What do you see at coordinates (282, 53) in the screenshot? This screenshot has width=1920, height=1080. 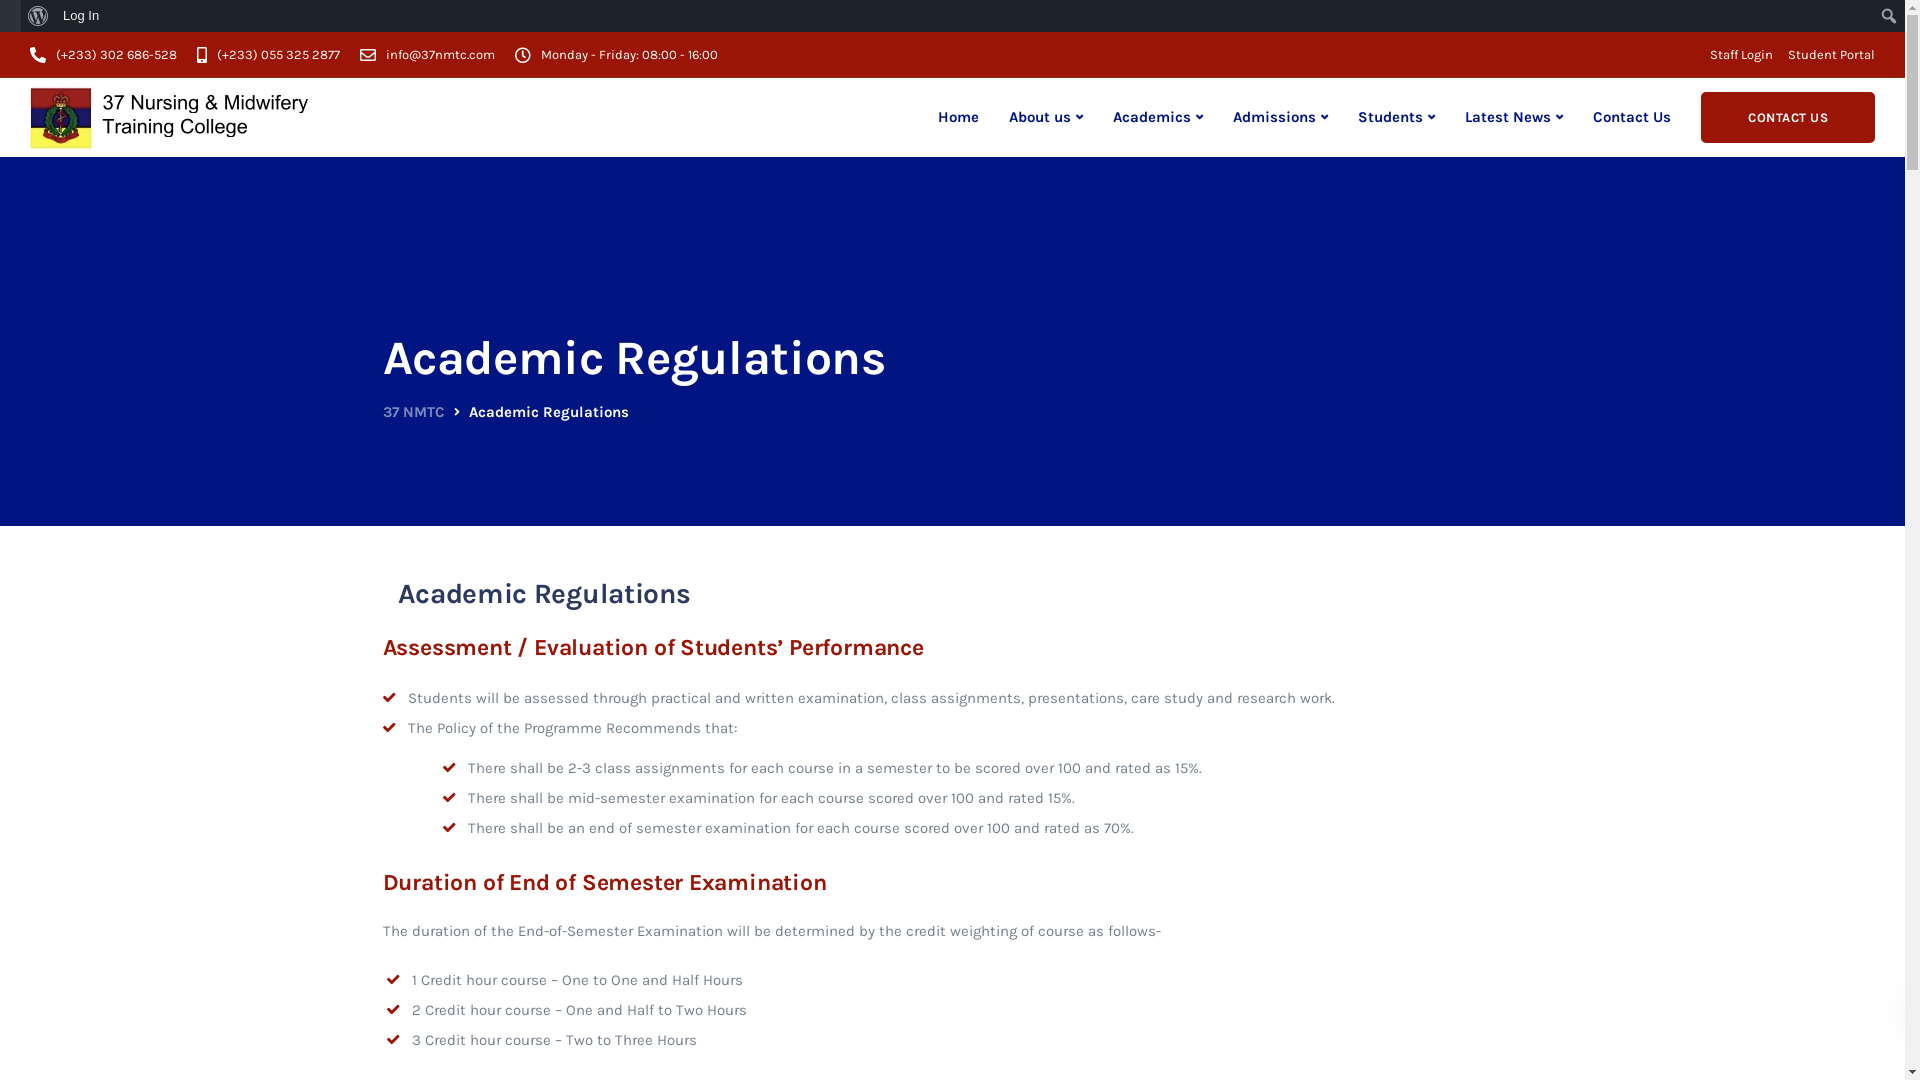 I see `'(+233) 055 325 2877'` at bounding box center [282, 53].